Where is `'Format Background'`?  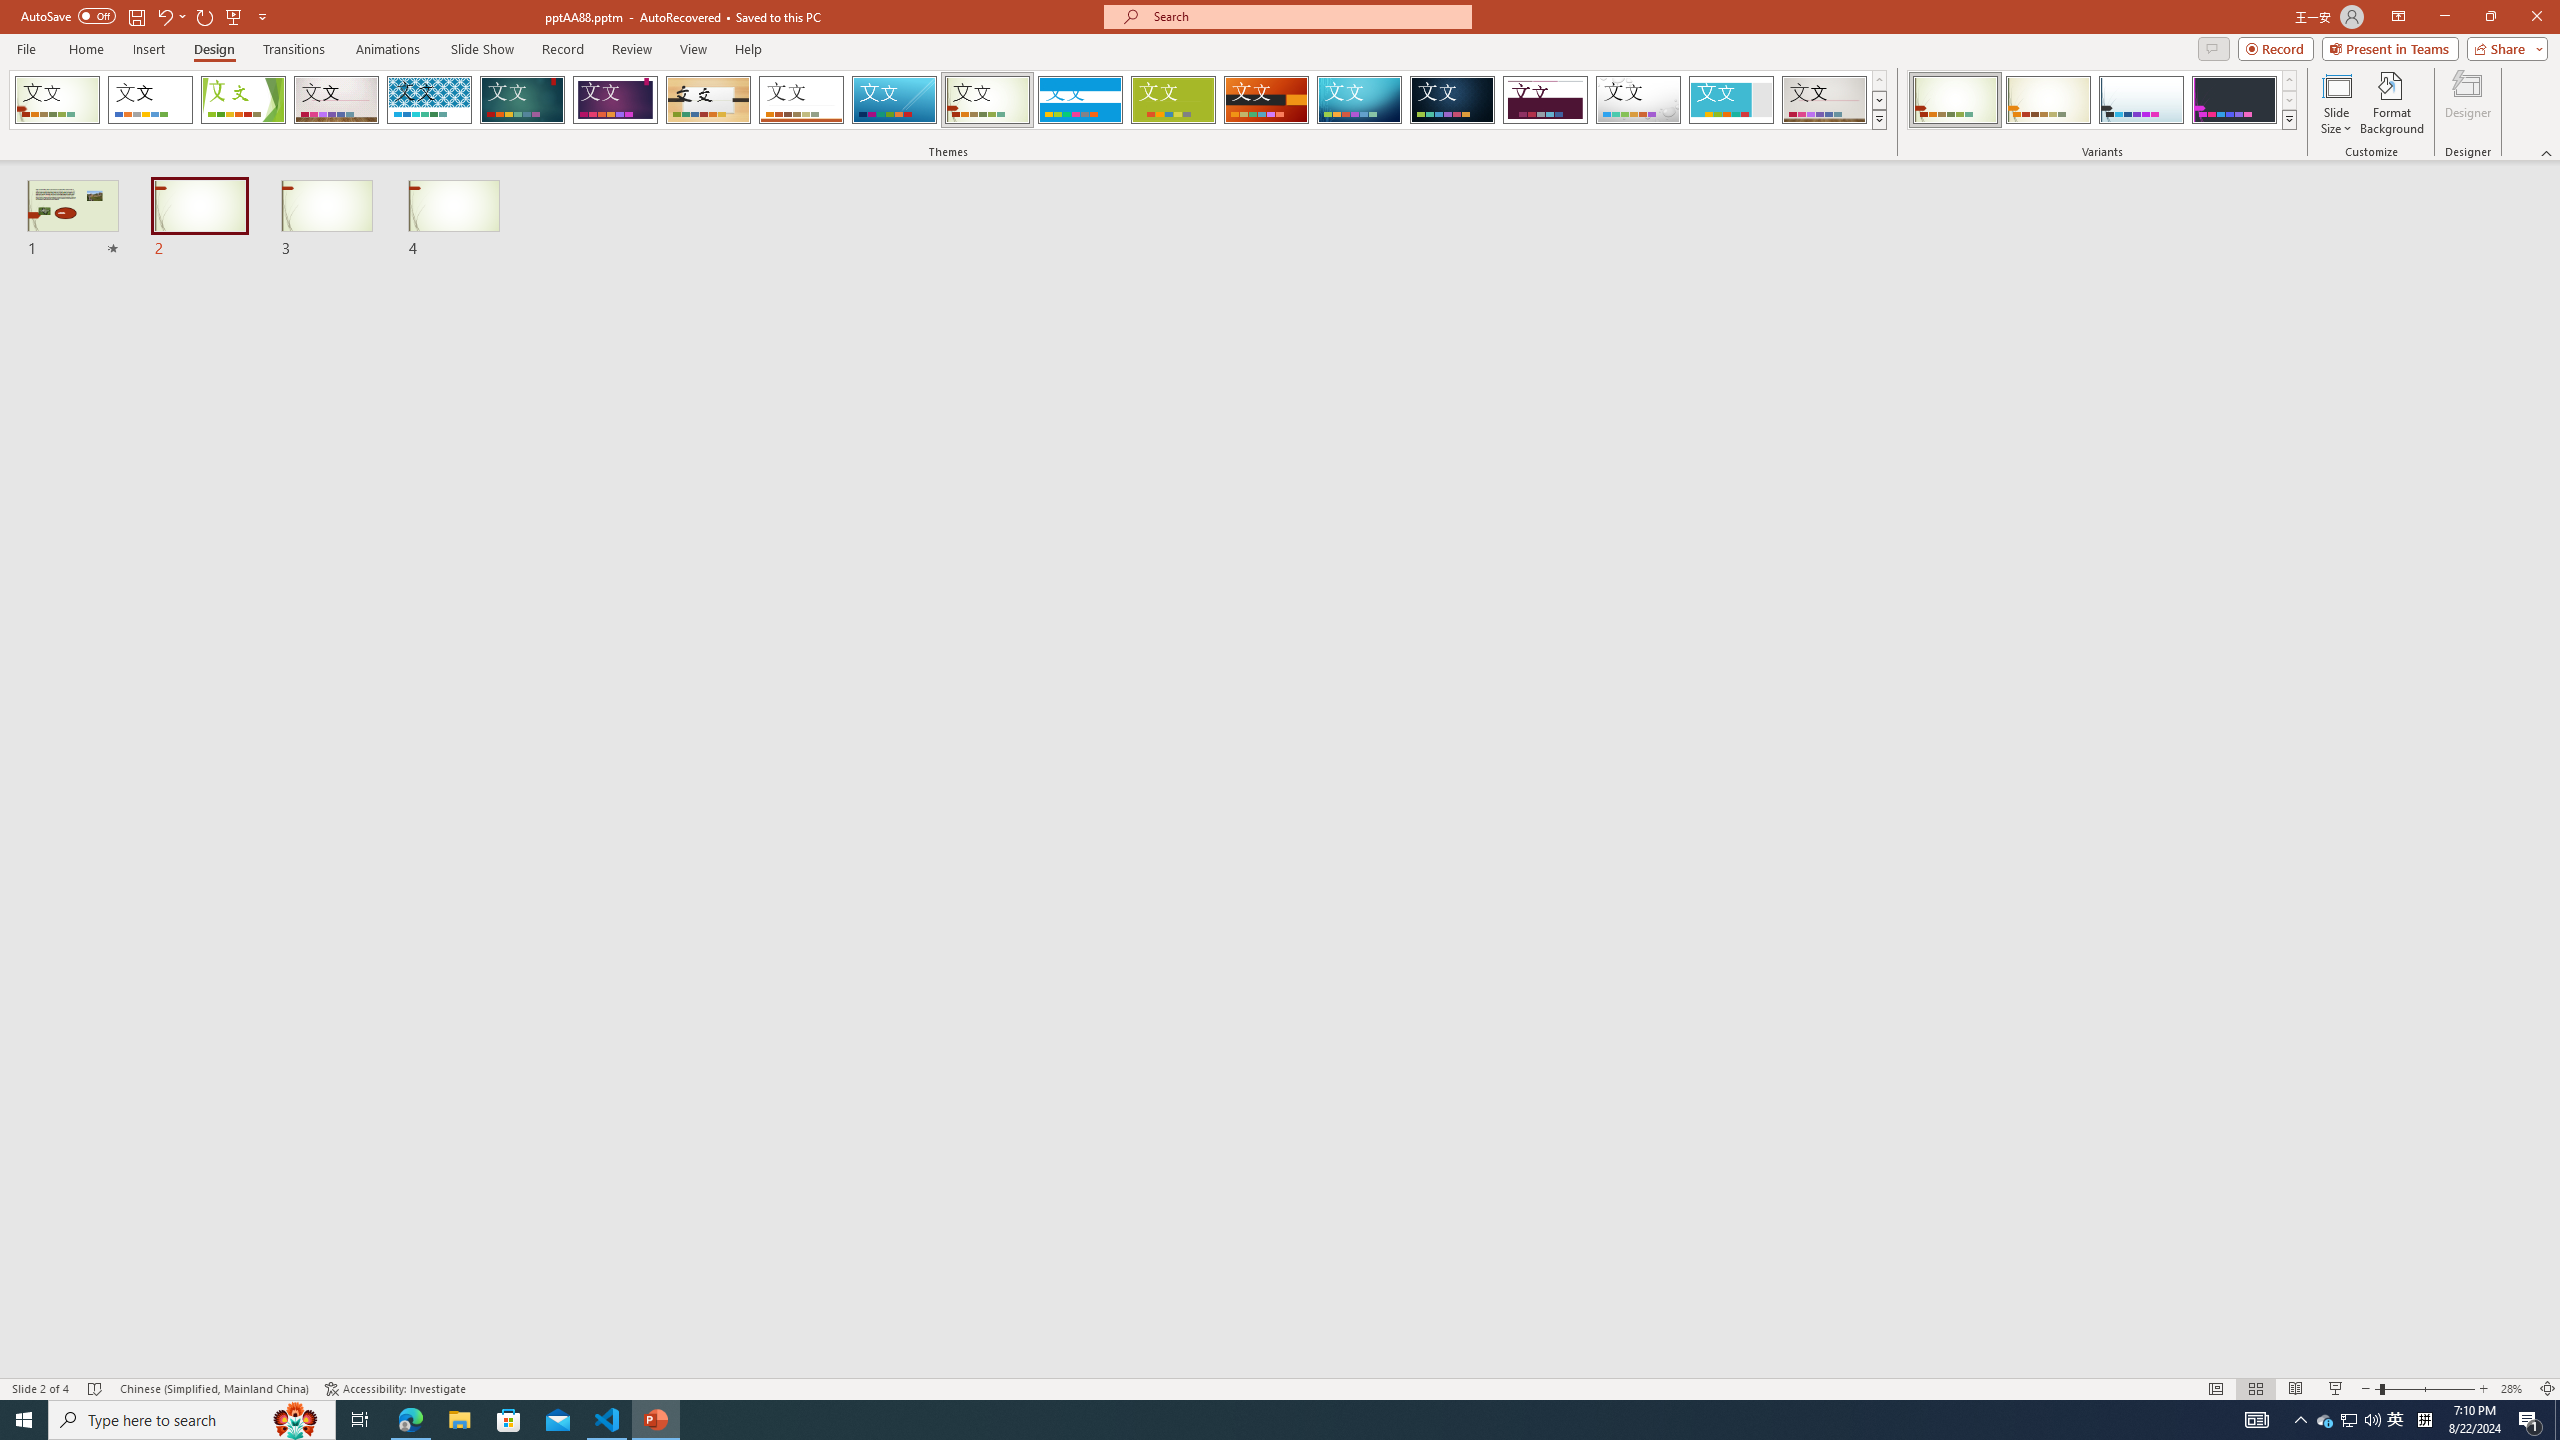
'Format Background' is located at coordinates (2392, 103).